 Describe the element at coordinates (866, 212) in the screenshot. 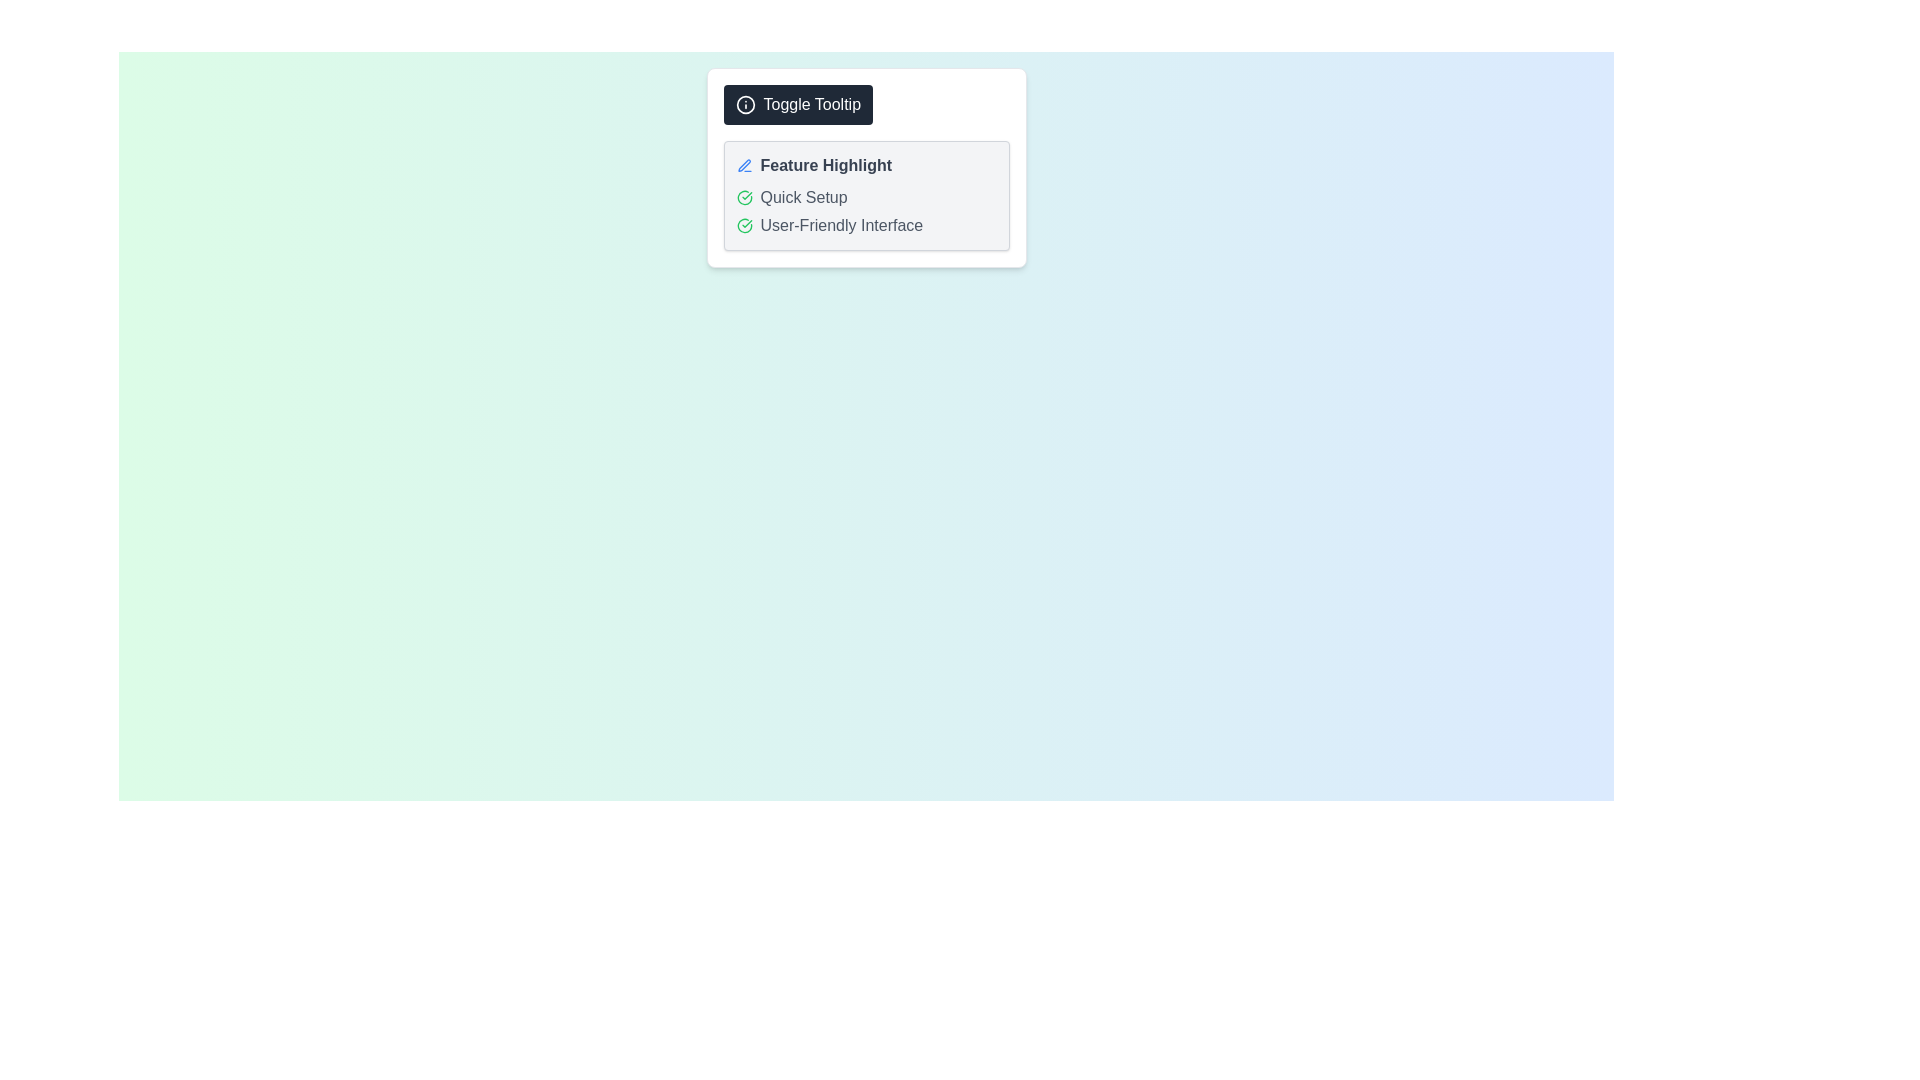

I see `text from the third list item with icon and text located below the 'Feature Highlight' title and above the next list item, which is centrally positioned in a light background card` at that location.